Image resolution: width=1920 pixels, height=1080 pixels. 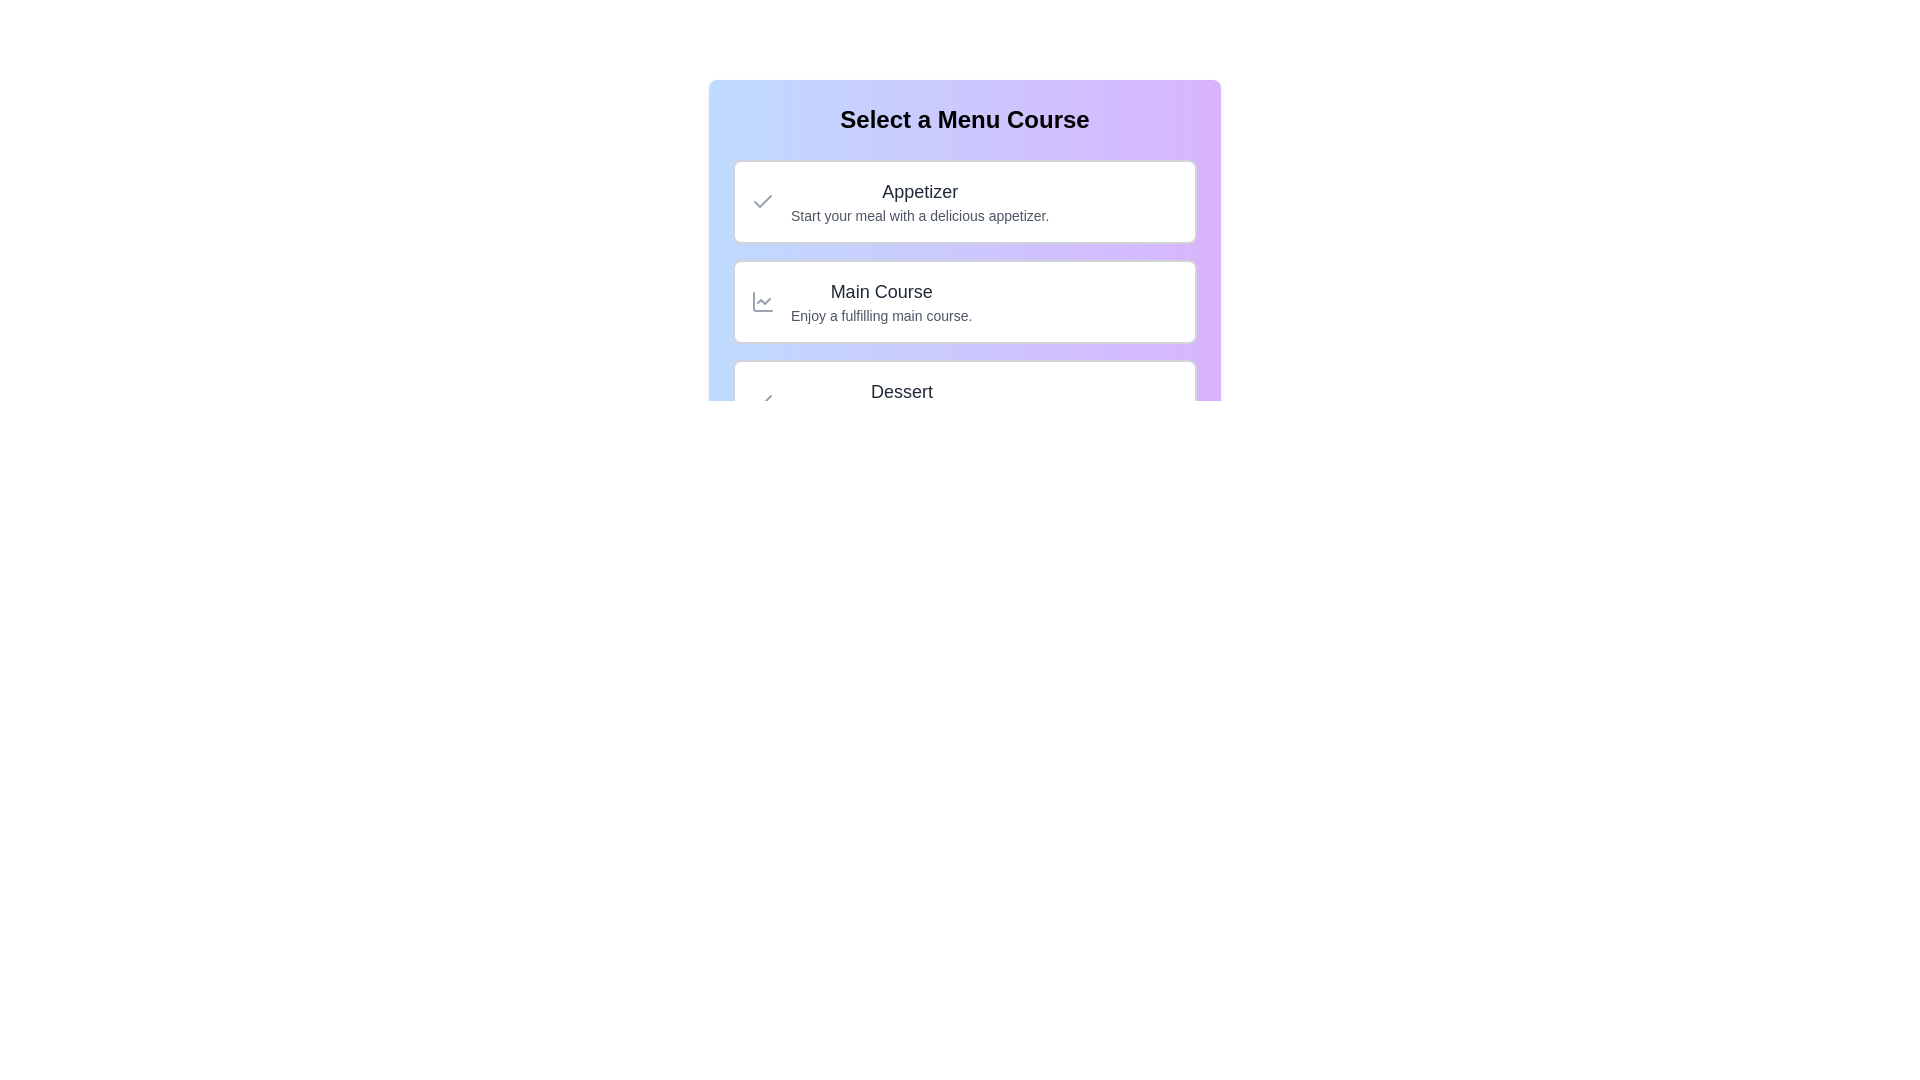 I want to click on on the first selectable list item labeled 'Appetizer', so click(x=964, y=201).